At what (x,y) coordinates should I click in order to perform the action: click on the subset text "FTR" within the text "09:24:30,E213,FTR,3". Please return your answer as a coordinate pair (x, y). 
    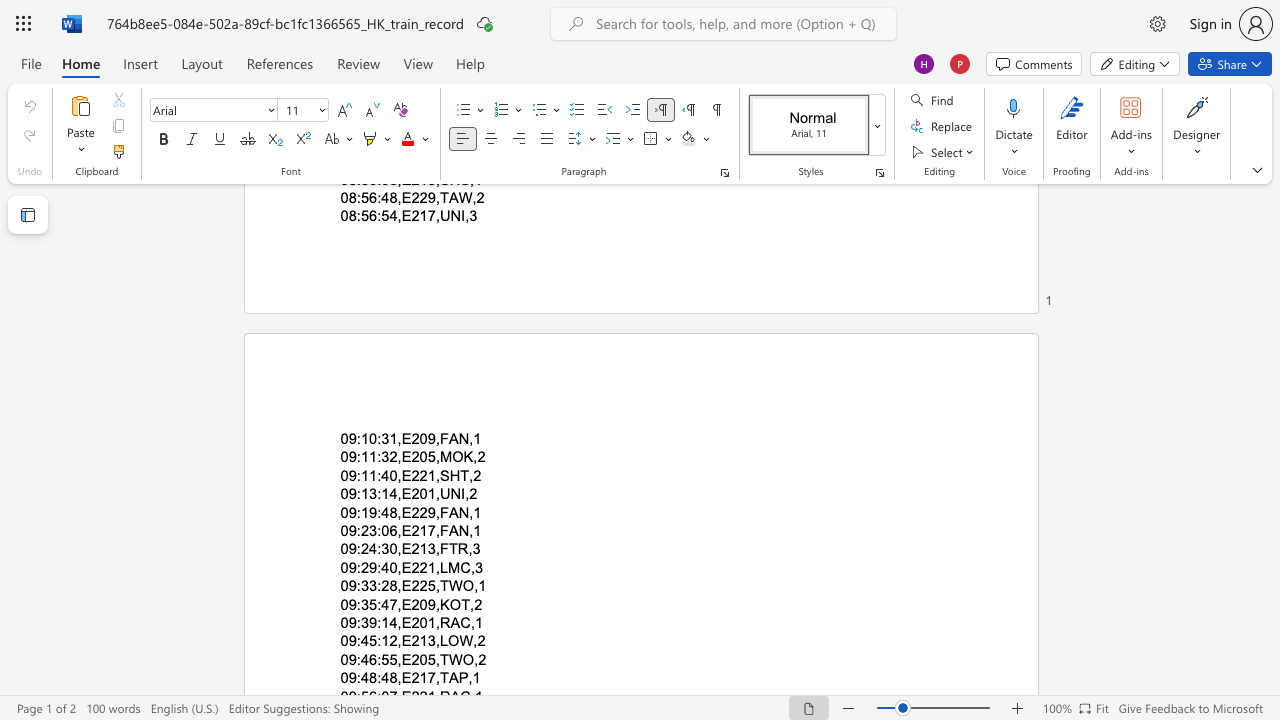
    Looking at the image, I should click on (438, 549).